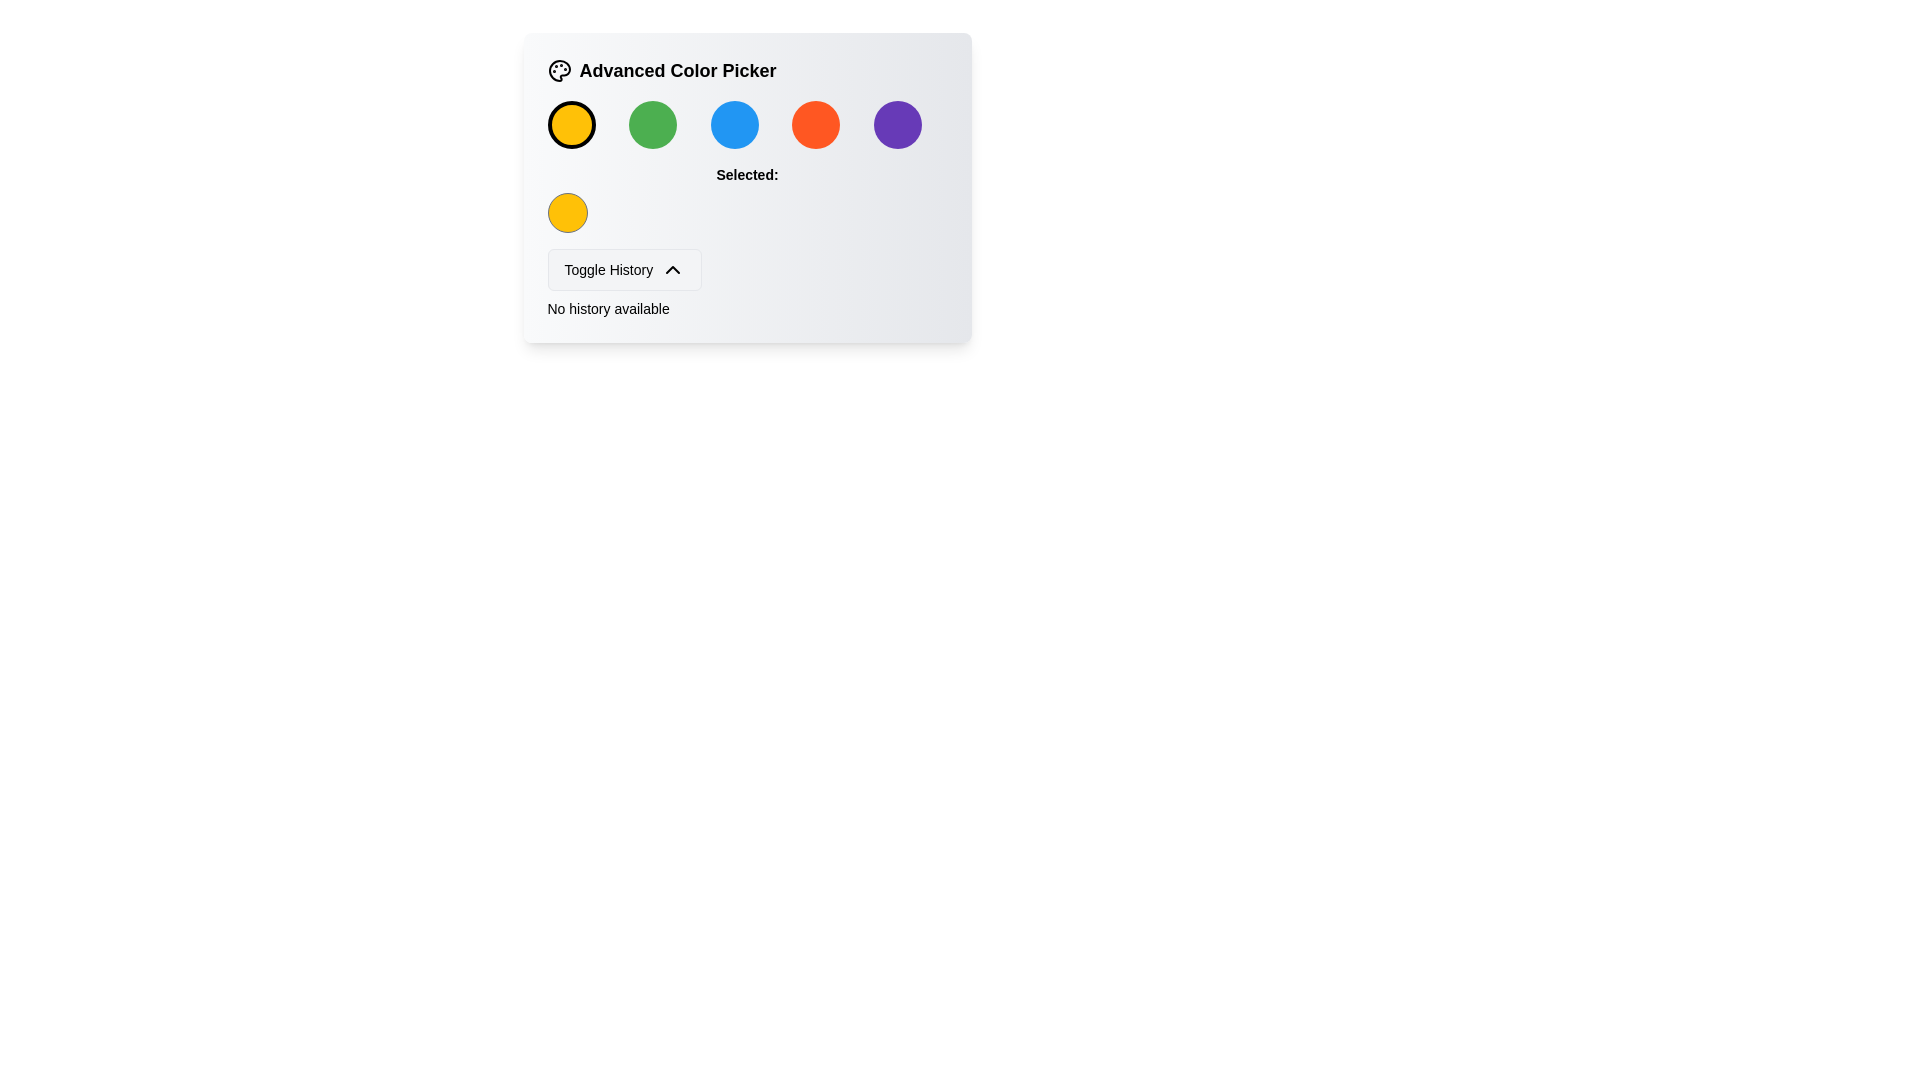 Image resolution: width=1920 pixels, height=1080 pixels. Describe the element at coordinates (559, 69) in the screenshot. I see `the decorative color picker icon located at the leftmost position in the heading bar of the 'Advanced Color Picker' section` at that location.